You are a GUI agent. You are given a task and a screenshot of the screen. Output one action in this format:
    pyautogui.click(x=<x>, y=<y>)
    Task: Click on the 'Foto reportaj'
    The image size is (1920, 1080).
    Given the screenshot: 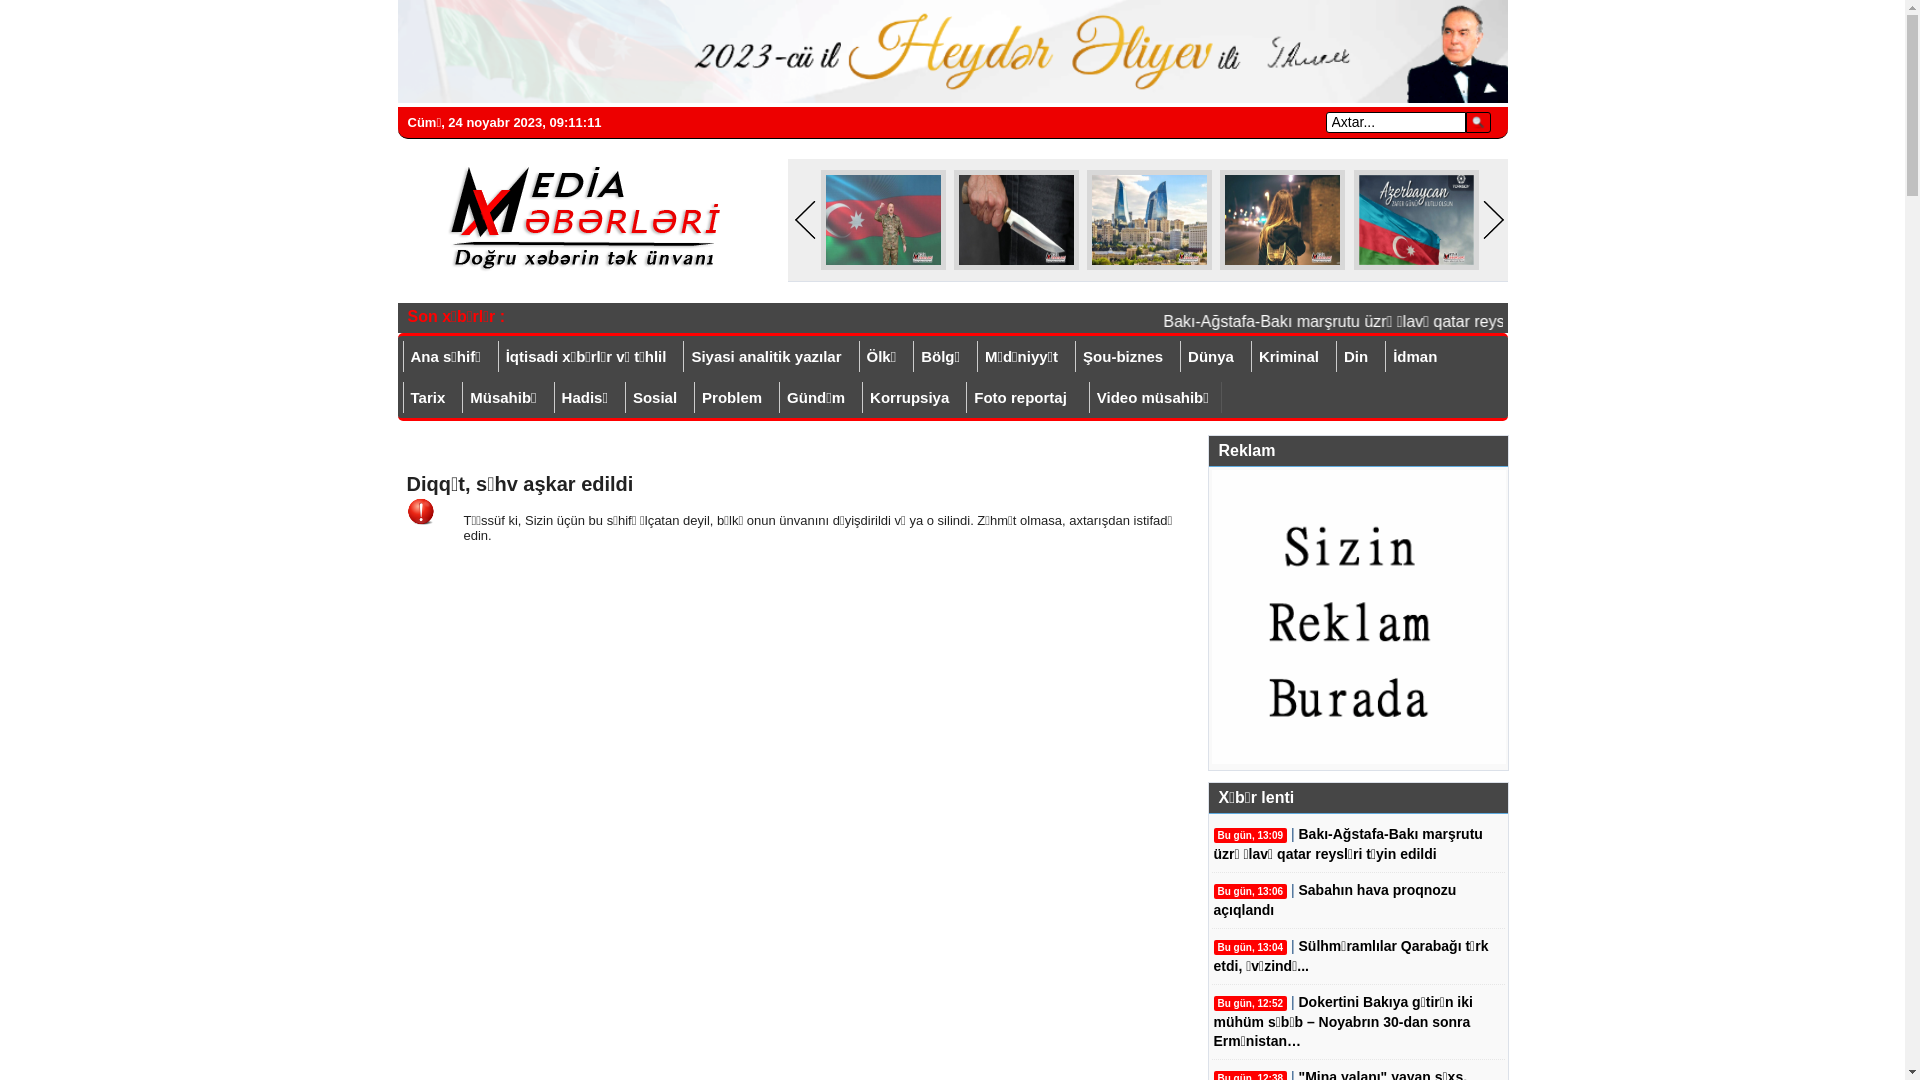 What is the action you would take?
    pyautogui.click(x=1019, y=397)
    